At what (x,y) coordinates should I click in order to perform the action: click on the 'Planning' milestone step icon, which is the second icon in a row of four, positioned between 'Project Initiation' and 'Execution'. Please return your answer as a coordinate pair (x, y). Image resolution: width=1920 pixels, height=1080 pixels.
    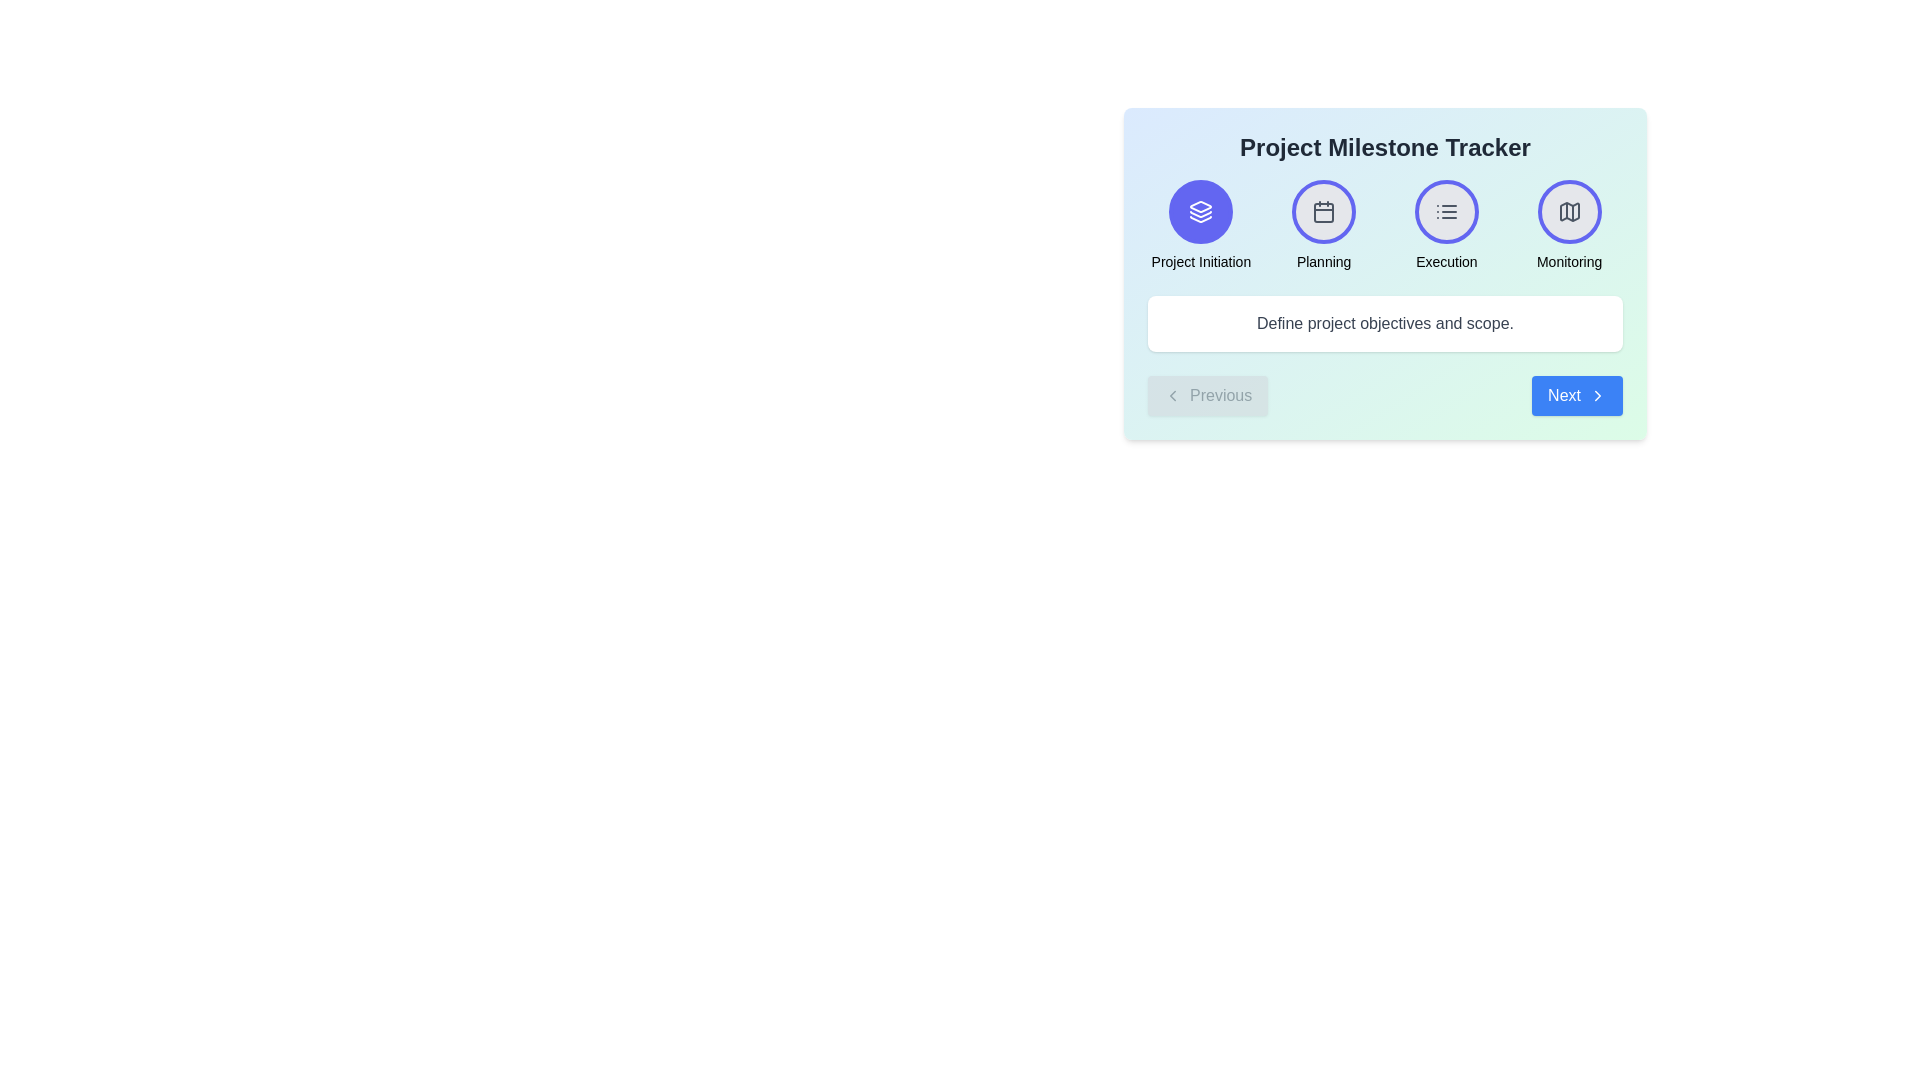
    Looking at the image, I should click on (1324, 225).